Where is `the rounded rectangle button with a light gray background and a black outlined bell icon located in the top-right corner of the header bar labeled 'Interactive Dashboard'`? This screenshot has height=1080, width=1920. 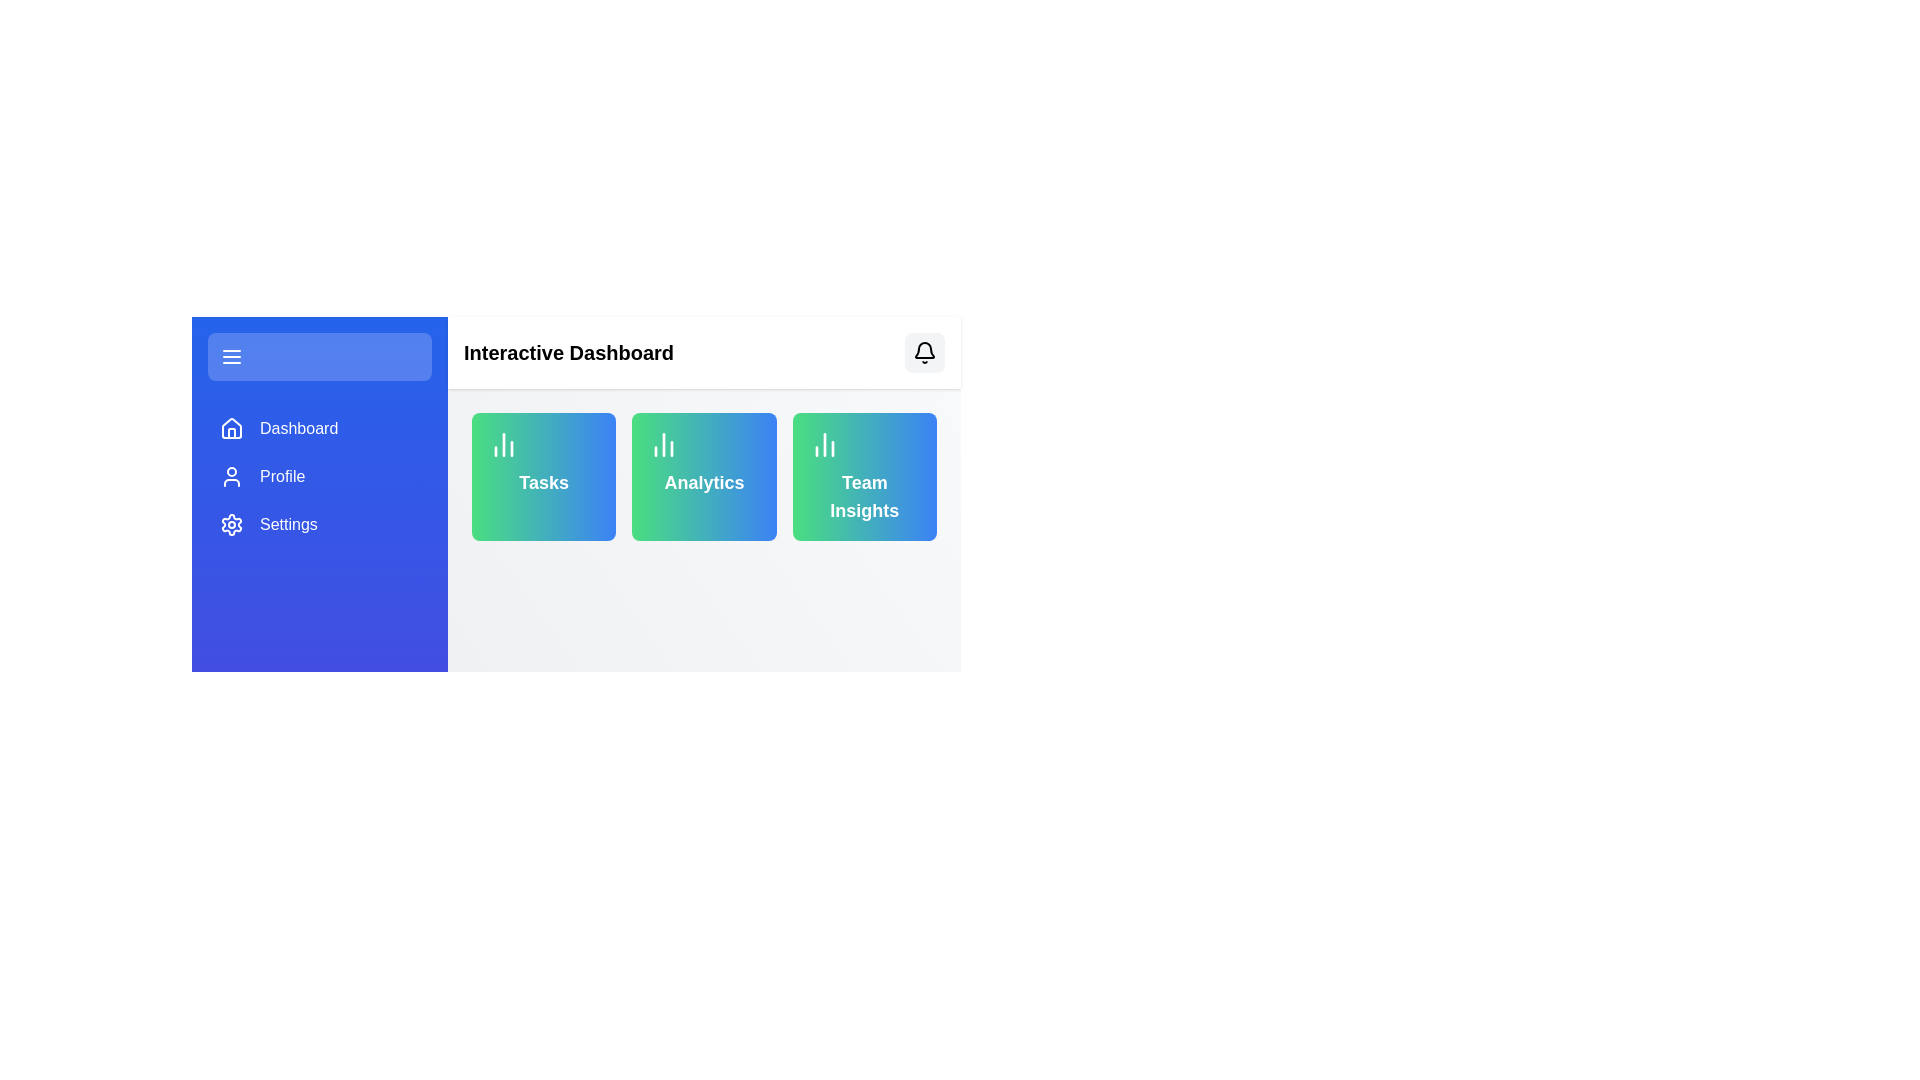 the rounded rectangle button with a light gray background and a black outlined bell icon located in the top-right corner of the header bar labeled 'Interactive Dashboard' is located at coordinates (924, 352).